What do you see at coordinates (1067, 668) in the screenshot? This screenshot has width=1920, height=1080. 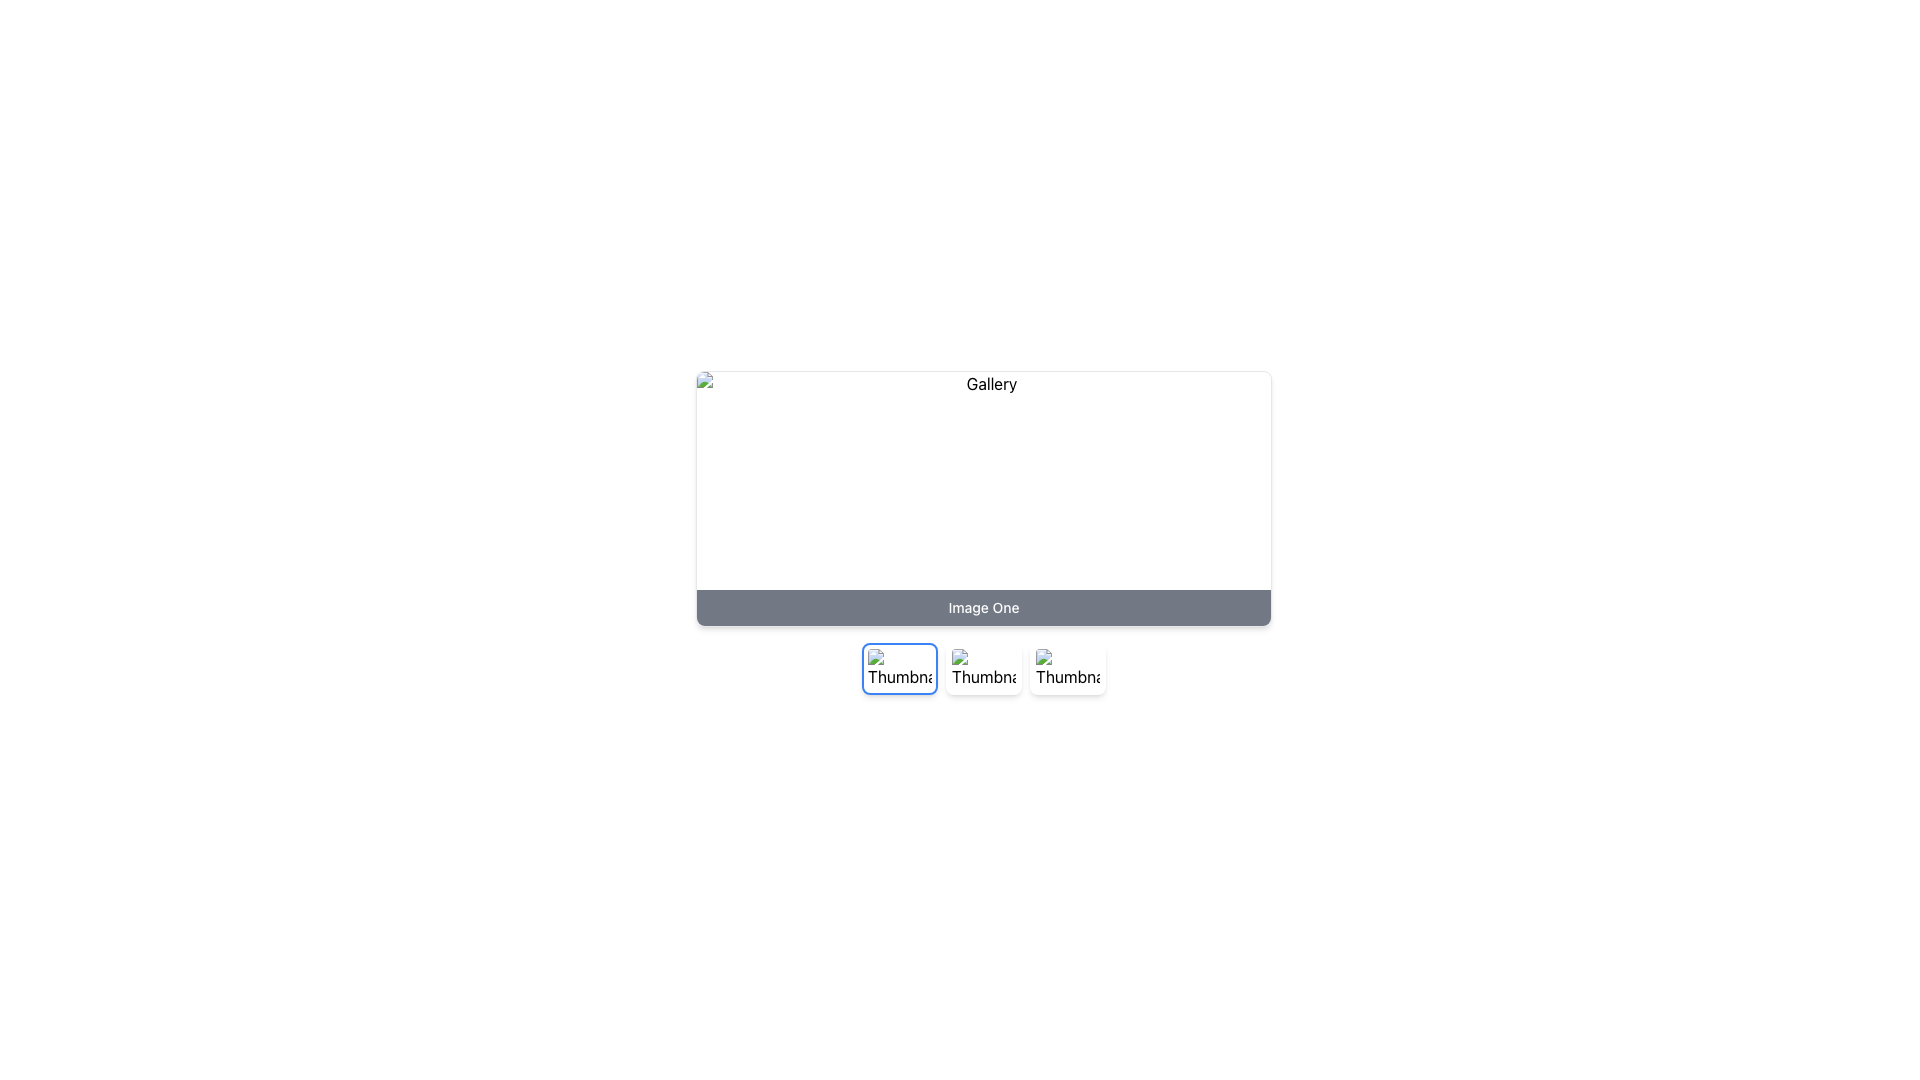 I see `the rightmost thumbnail image in the gallery to trigger visual effects` at bounding box center [1067, 668].